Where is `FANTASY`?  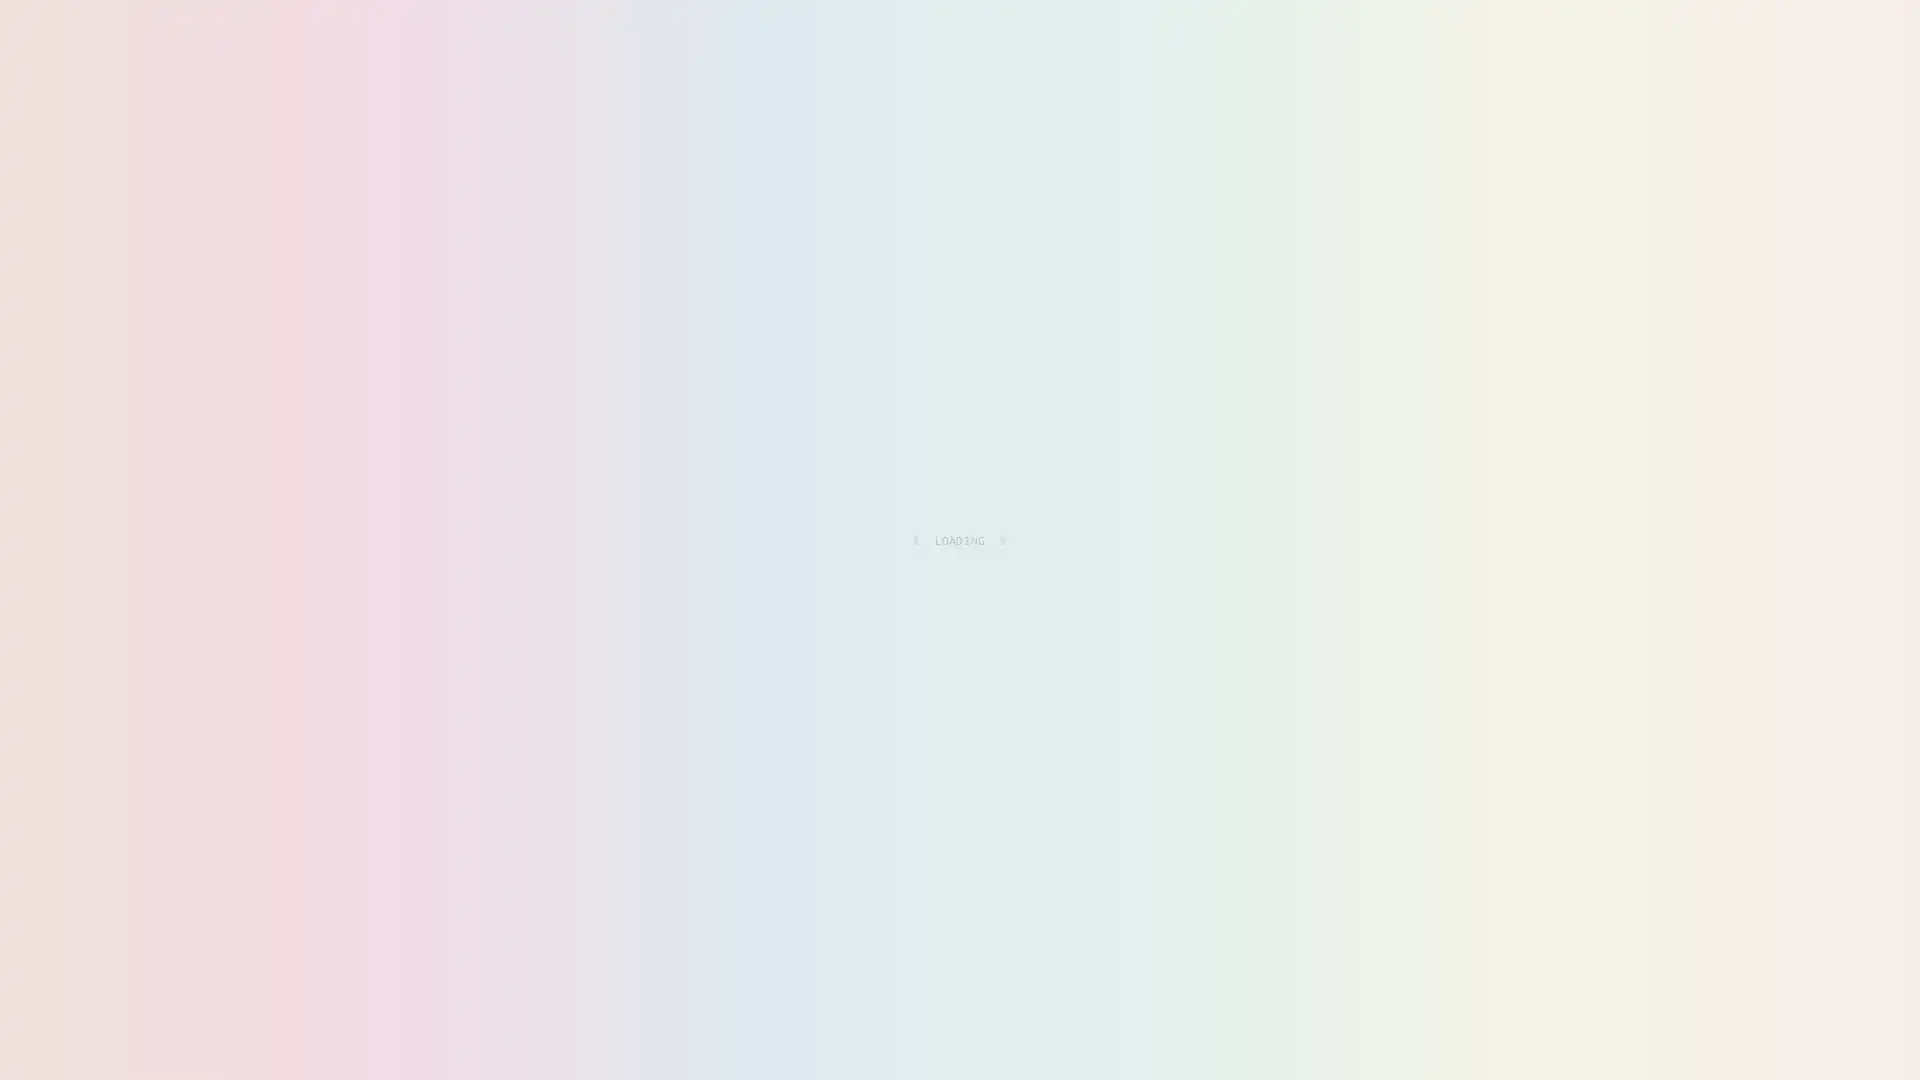
FANTASY is located at coordinates (236, 223).